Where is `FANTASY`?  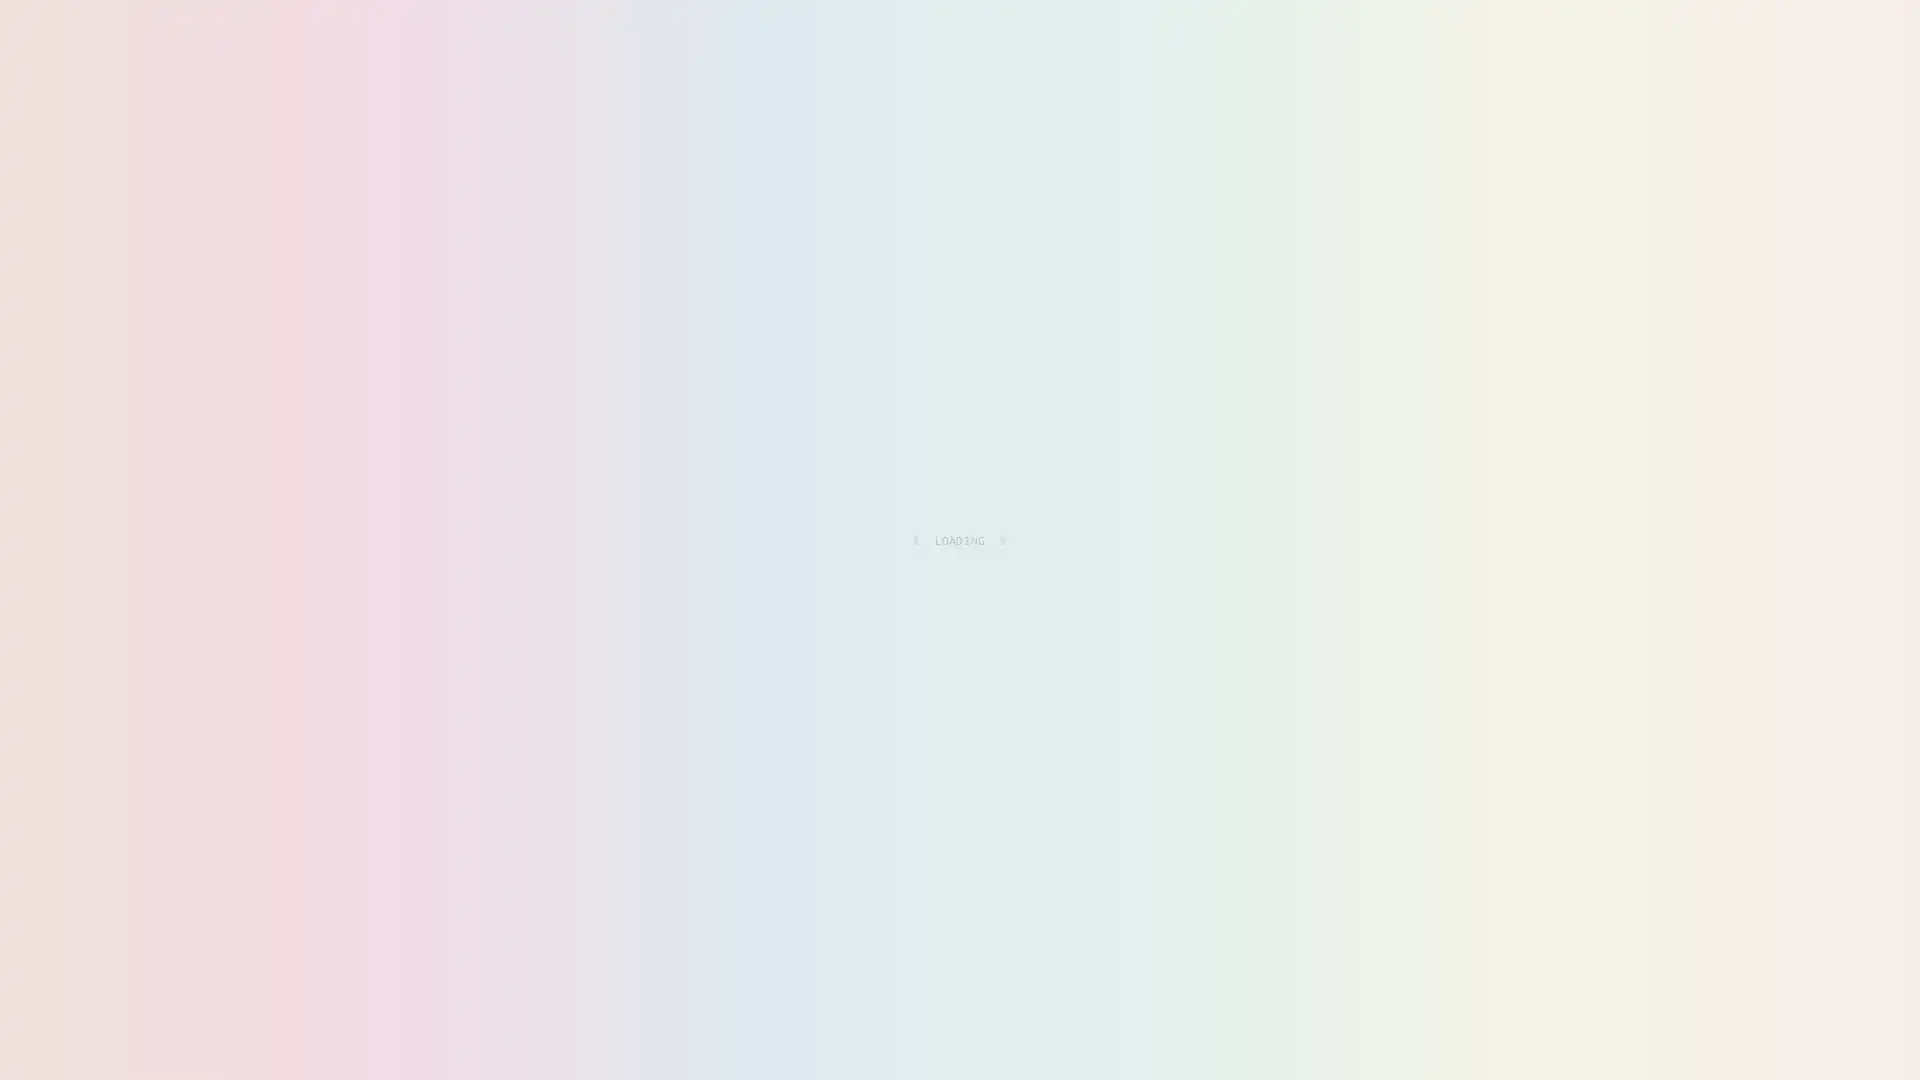
FANTASY is located at coordinates (236, 223).